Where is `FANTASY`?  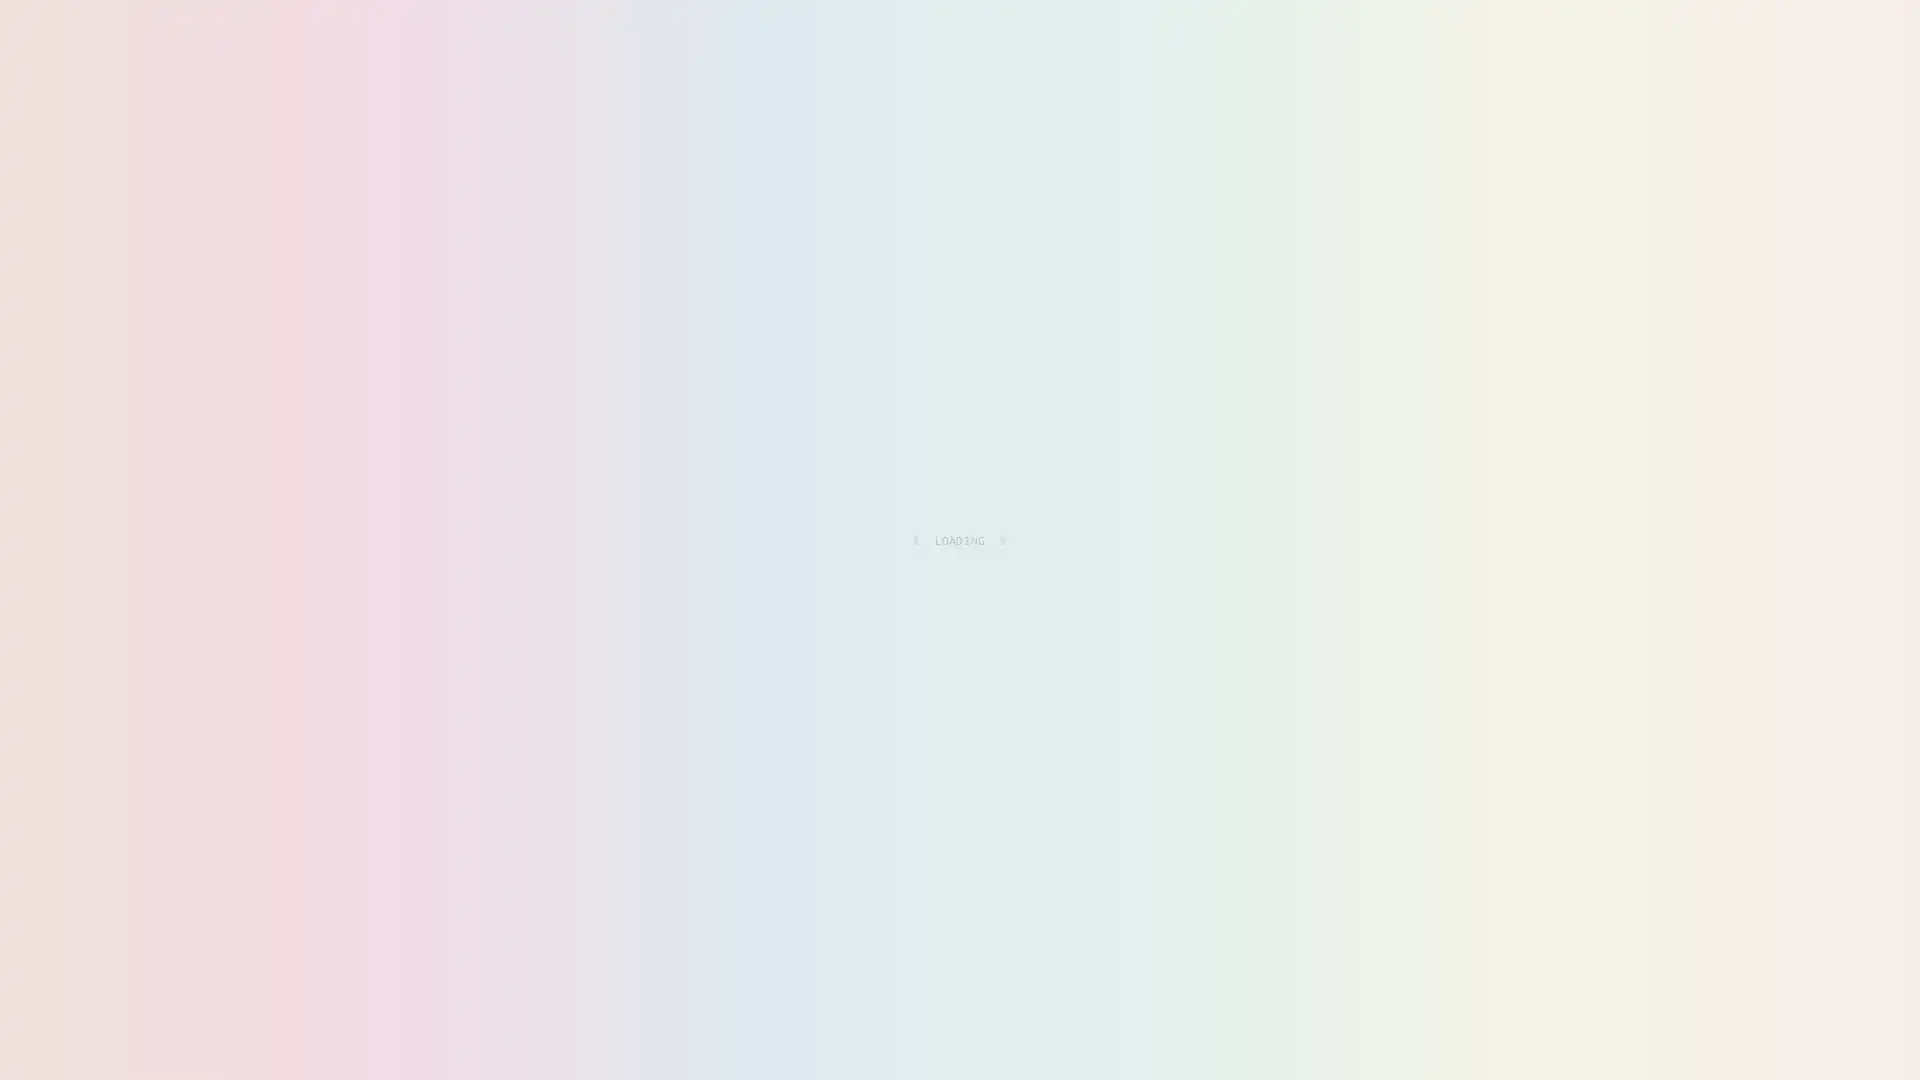
FANTASY is located at coordinates (236, 223).